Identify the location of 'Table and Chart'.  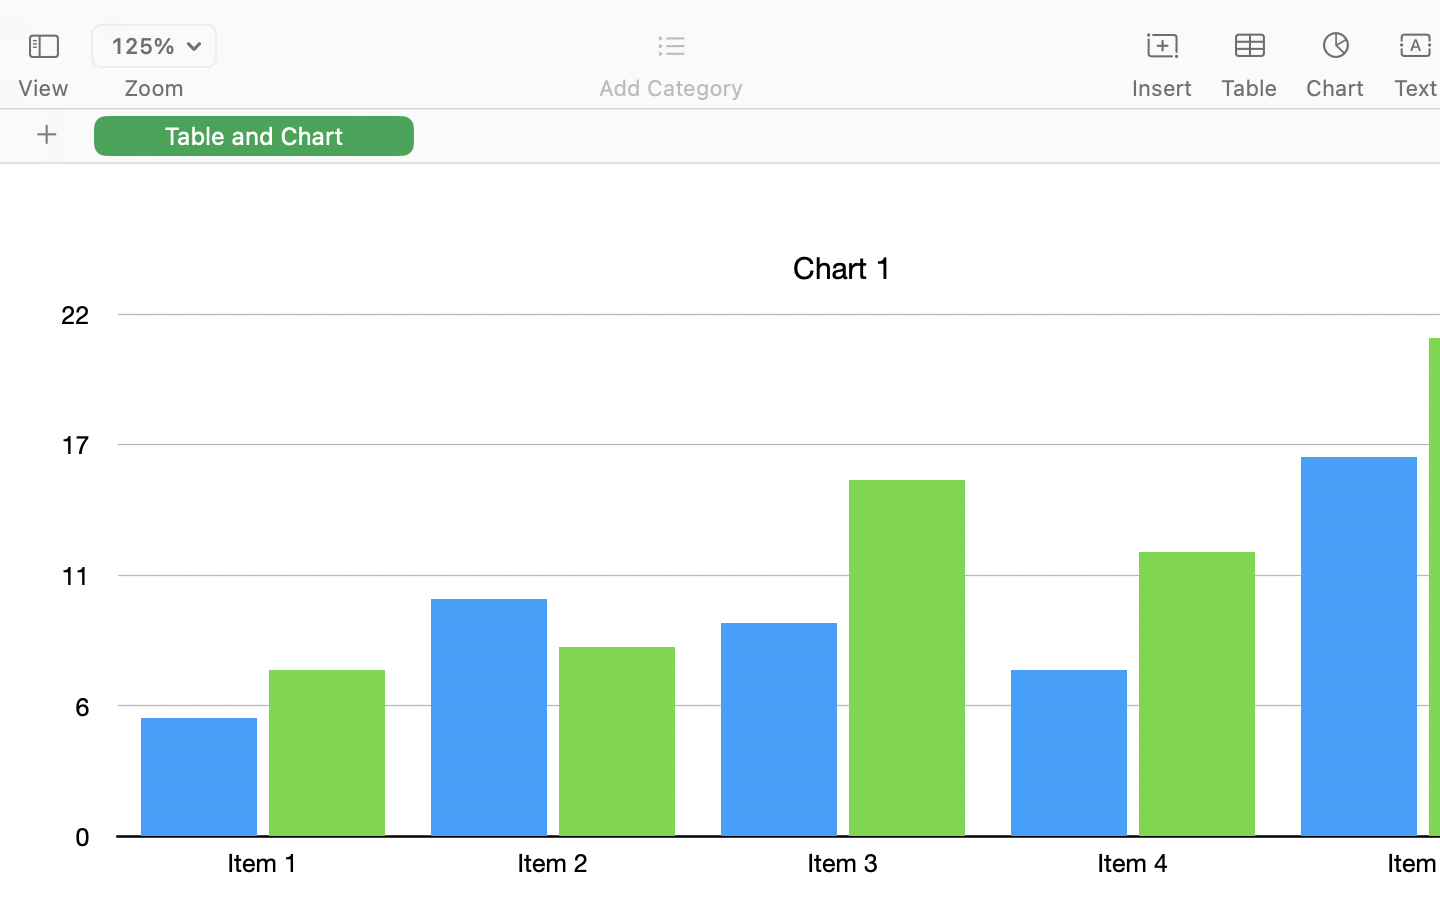
(253, 135).